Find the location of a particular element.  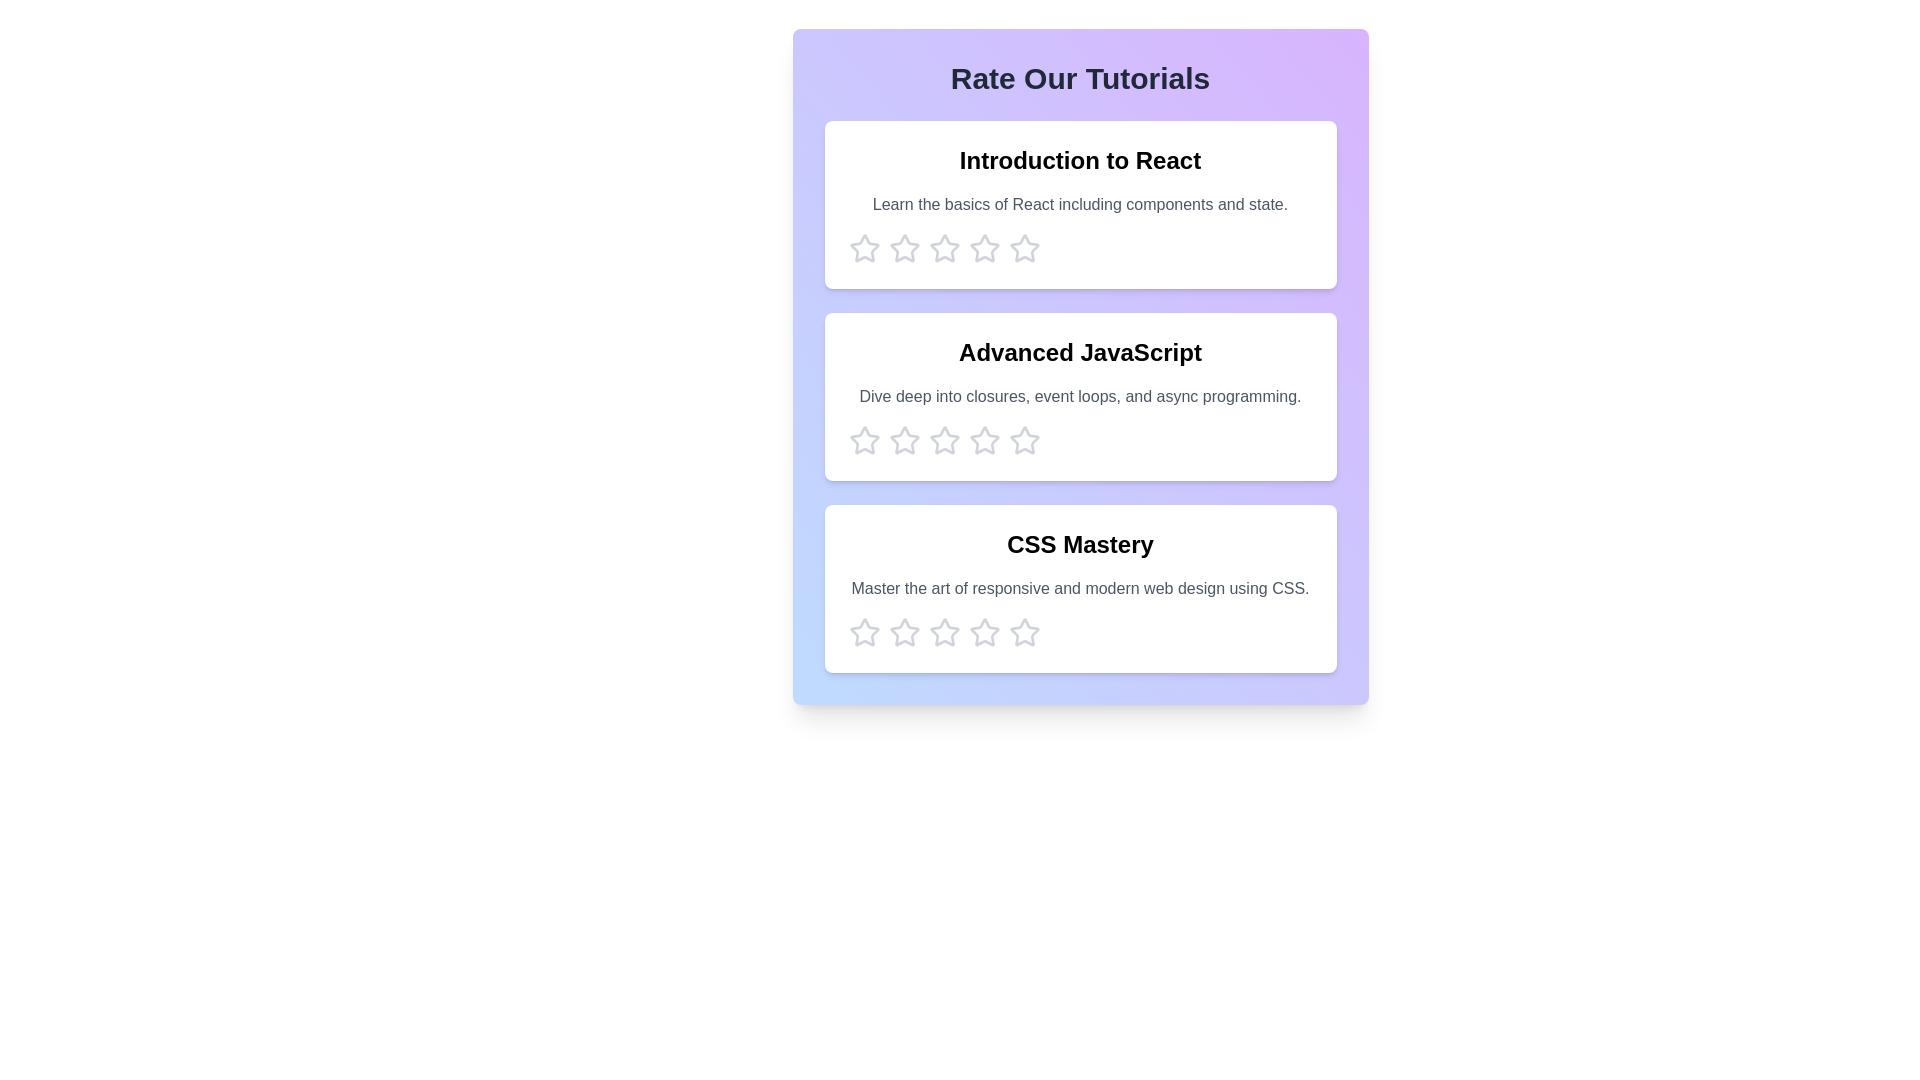

the star corresponding to 1 stars to preview the rating effect is located at coordinates (864, 248).